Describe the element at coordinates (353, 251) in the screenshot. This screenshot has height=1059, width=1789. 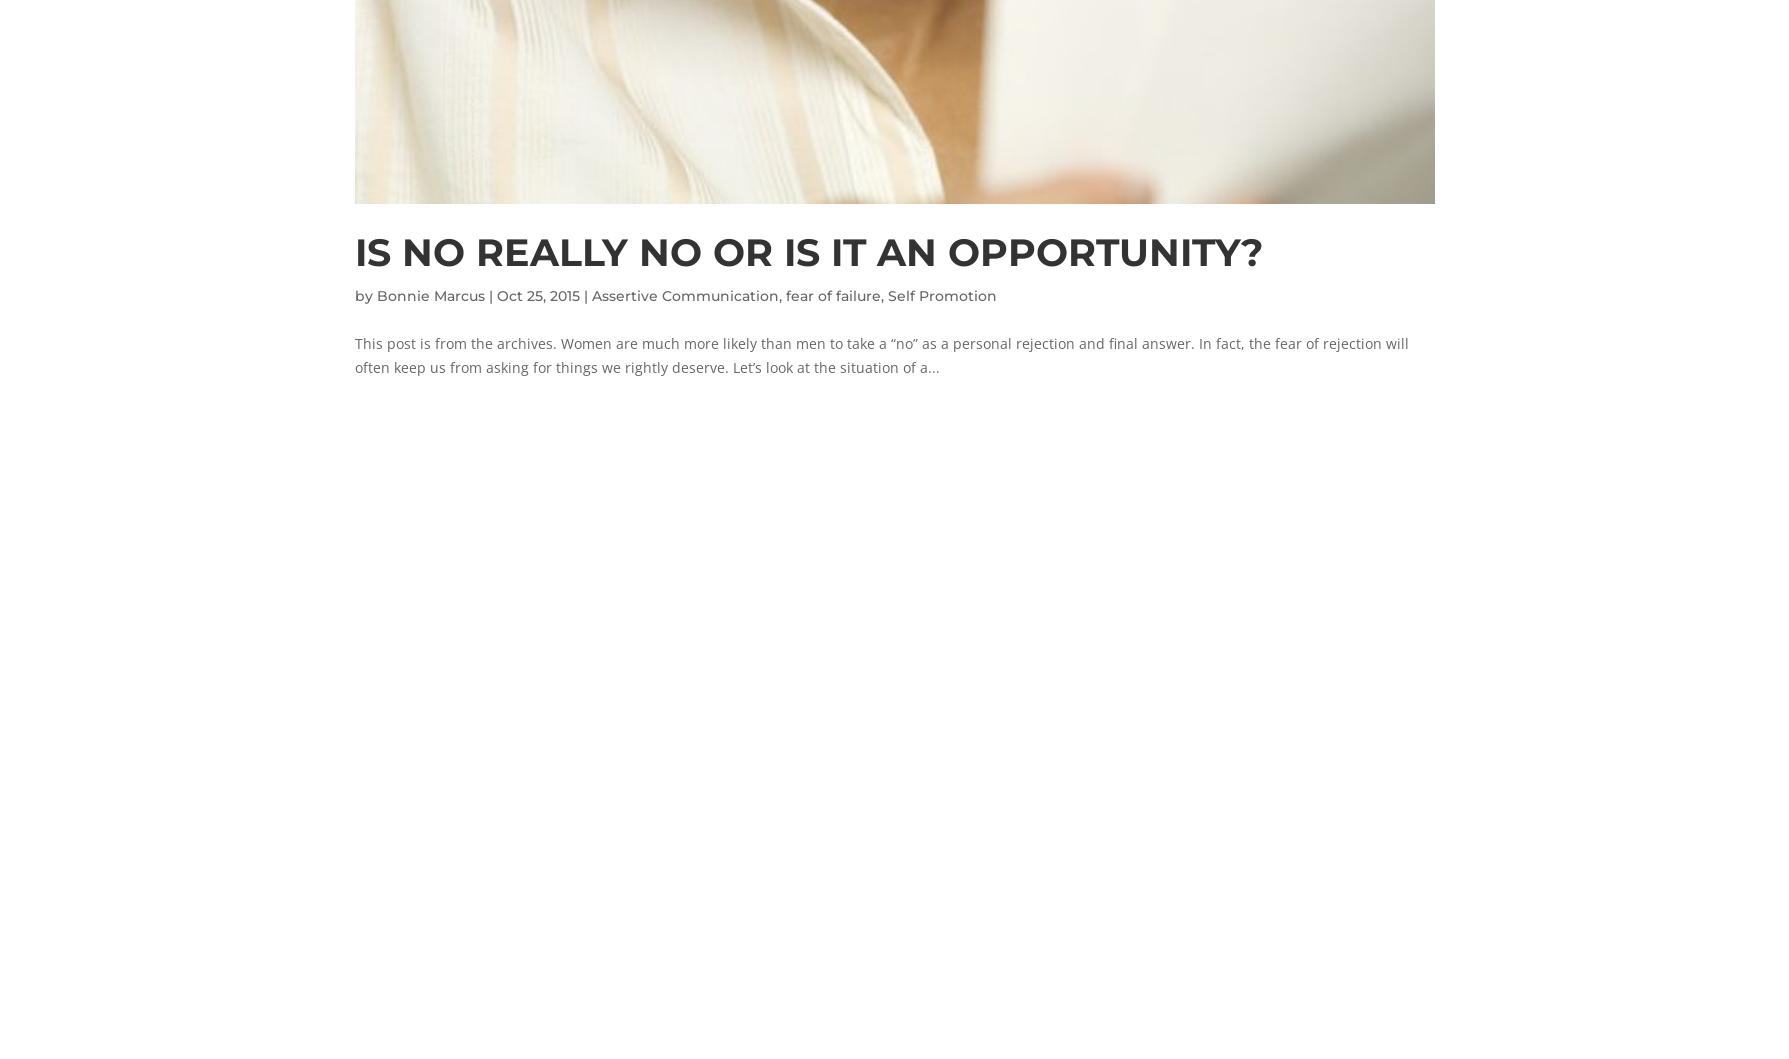
I see `'Is No Really No Or Is It An Opportunity?'` at that location.